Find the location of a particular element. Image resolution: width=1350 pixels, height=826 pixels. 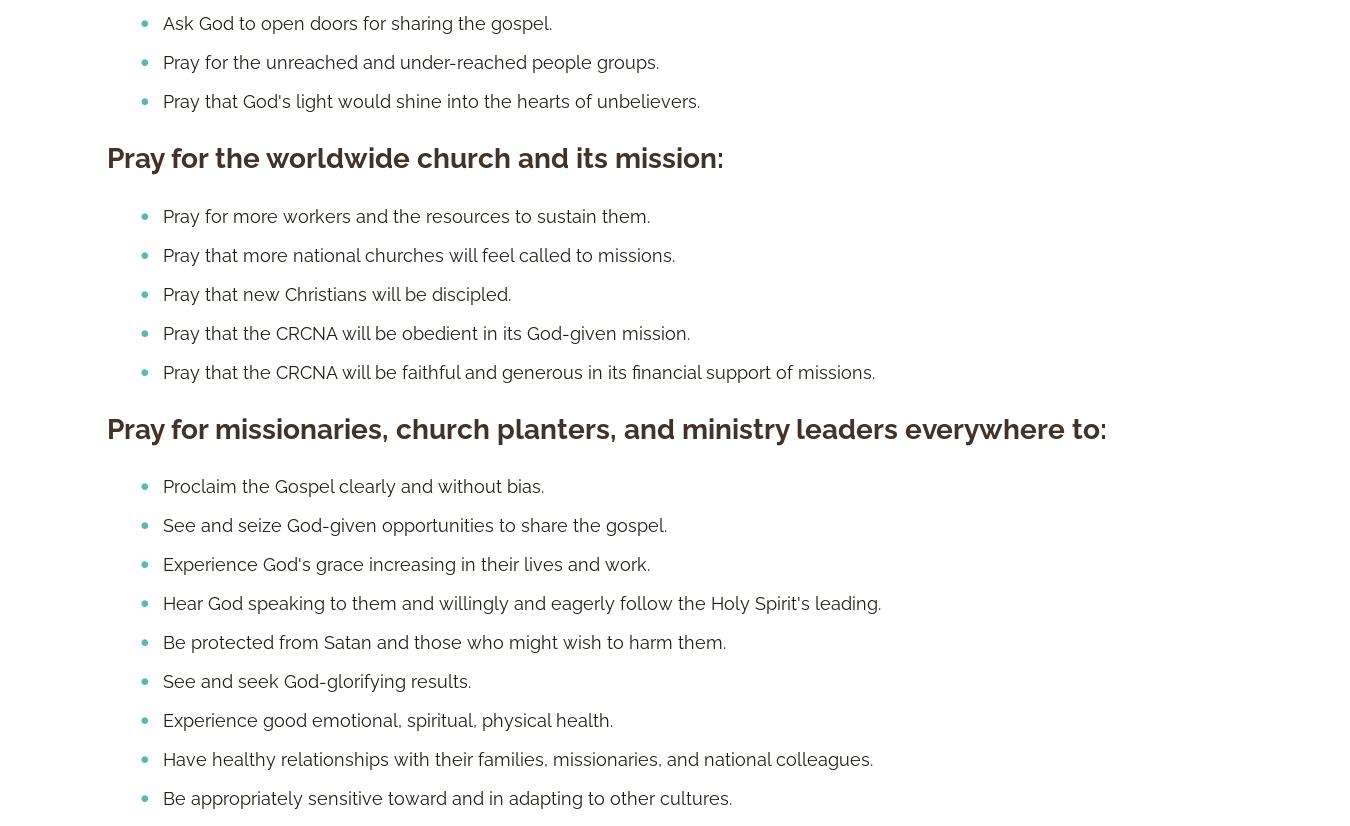

'Grand Rapids, MI' is located at coordinates (918, 149).